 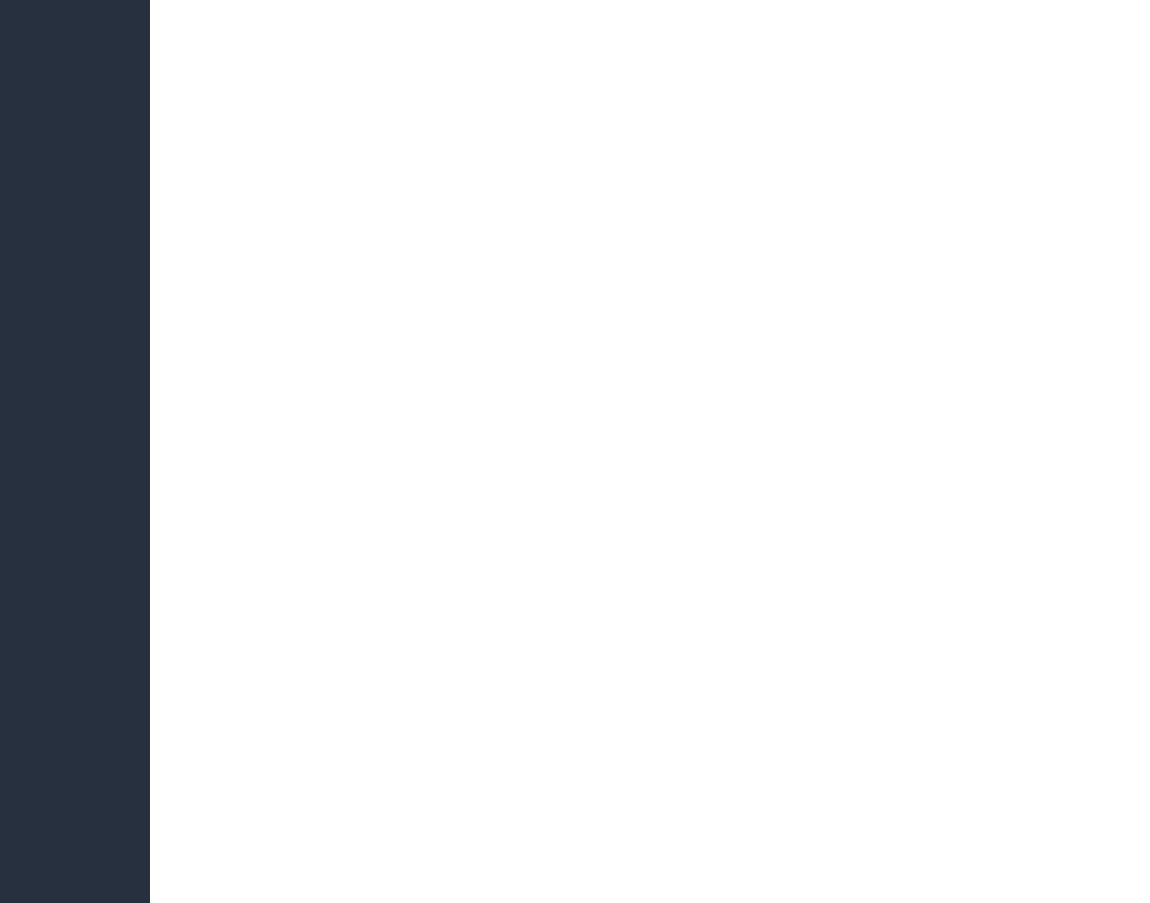 What do you see at coordinates (944, 420) in the screenshot?
I see `'Georgia Ministry of Foreign Affairs'` at bounding box center [944, 420].